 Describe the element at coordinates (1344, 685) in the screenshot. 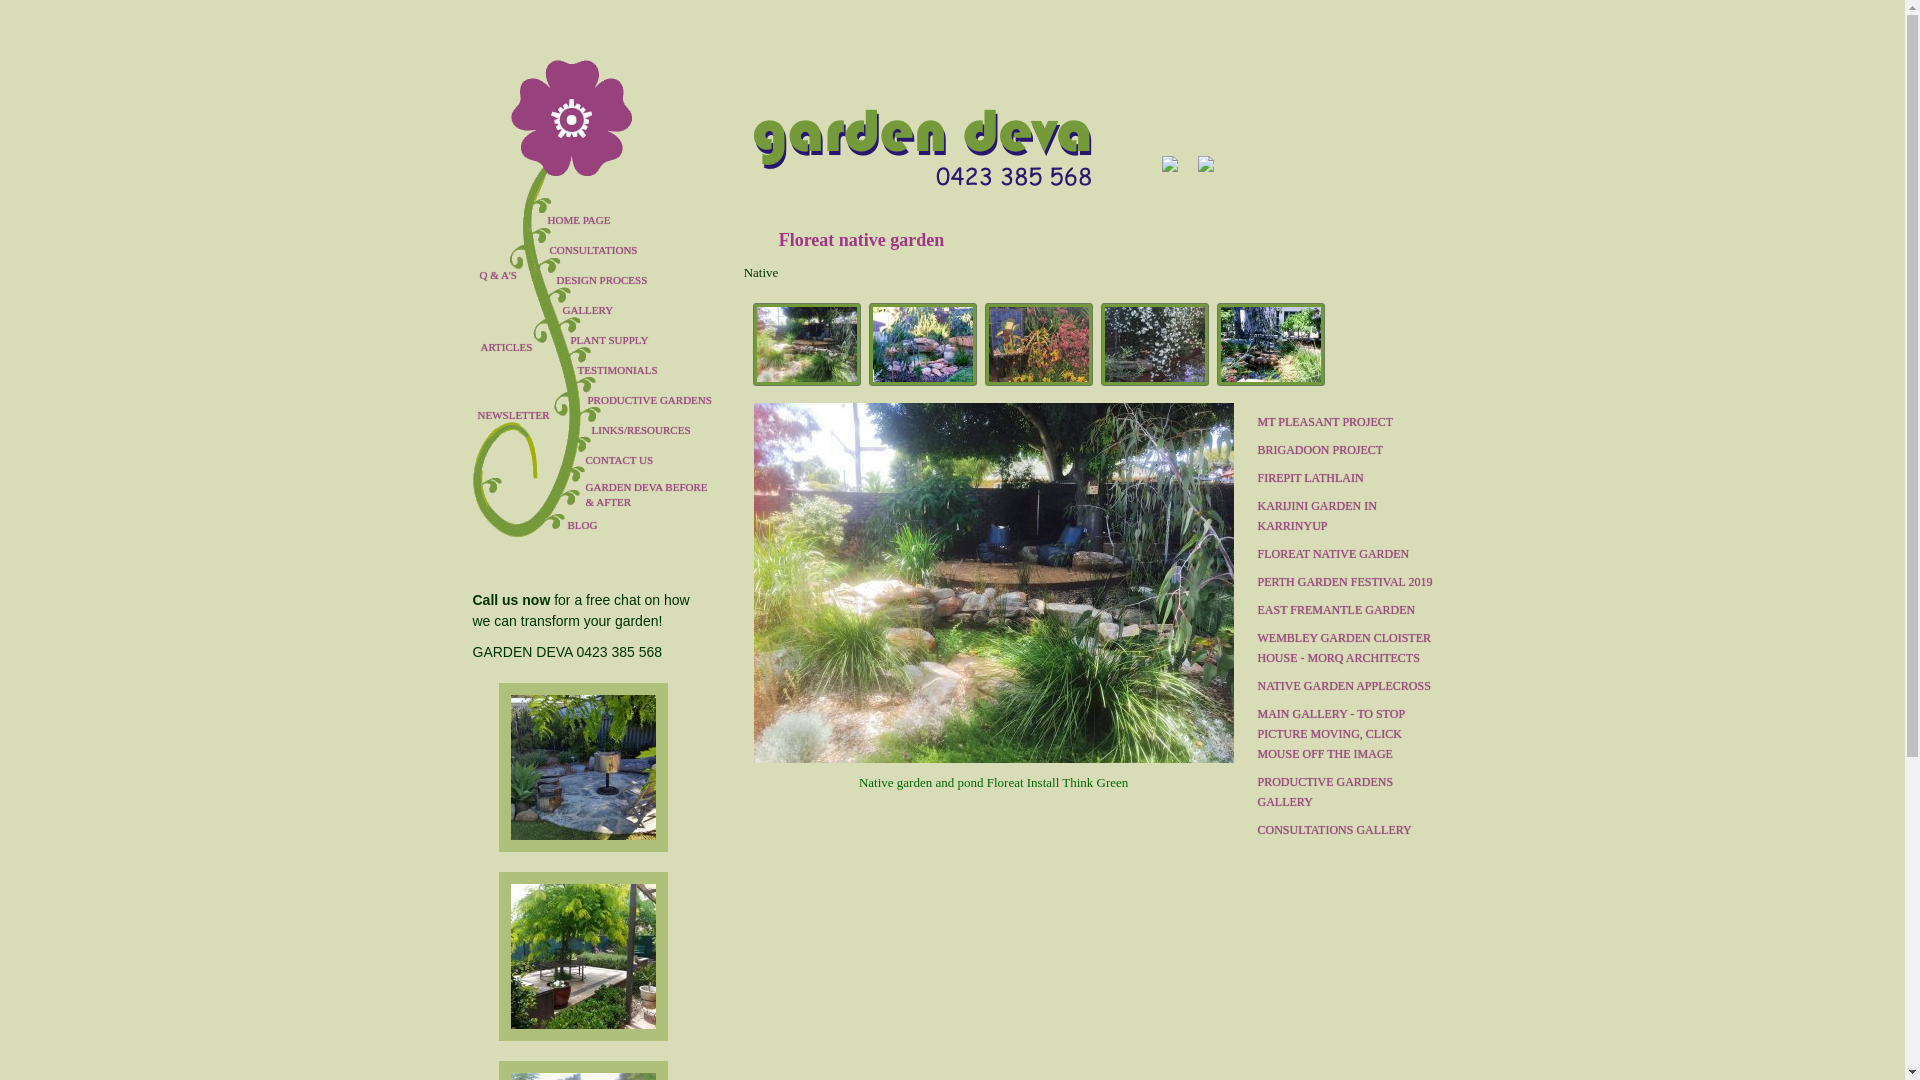

I see `'NATIVE GARDEN APPLECROSS'` at that location.